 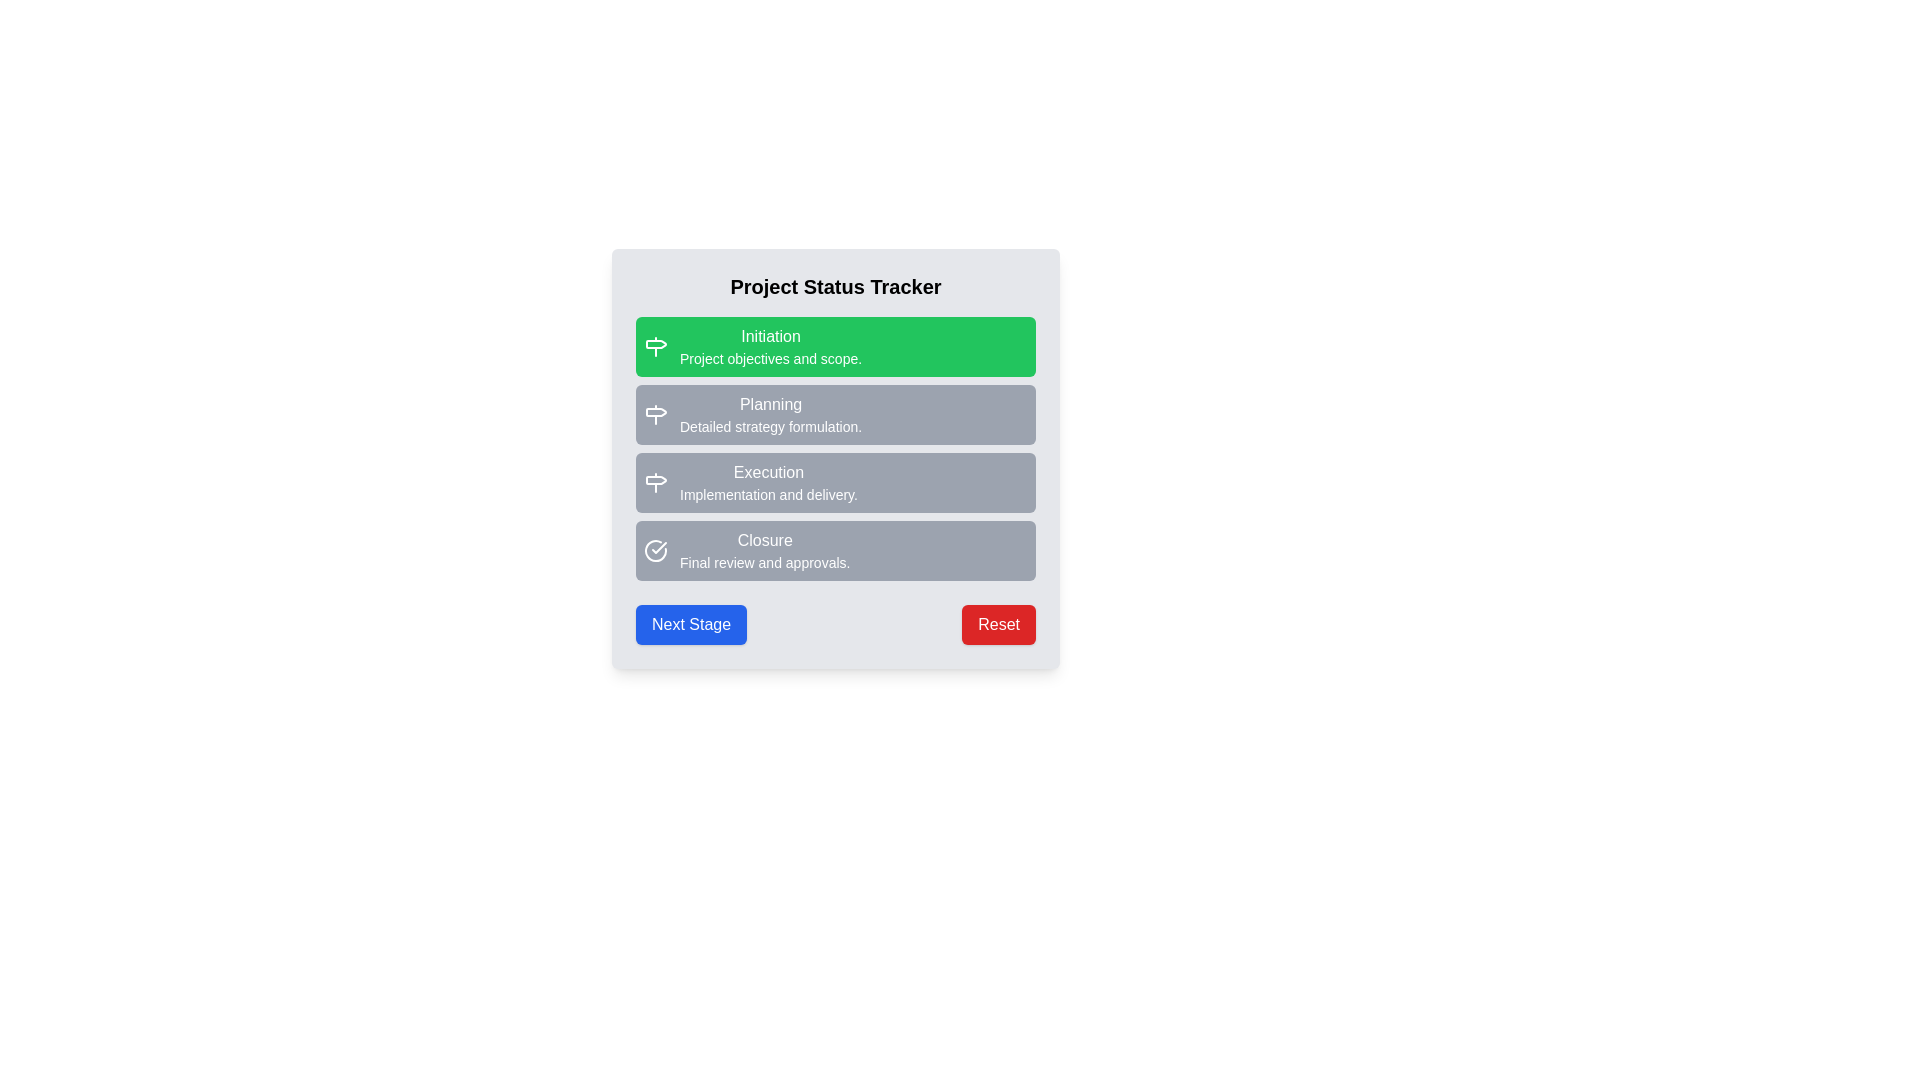 I want to click on text from the 'Execution' stage card in the Project Status Tracker, which is the third item in the list, so click(x=835, y=482).